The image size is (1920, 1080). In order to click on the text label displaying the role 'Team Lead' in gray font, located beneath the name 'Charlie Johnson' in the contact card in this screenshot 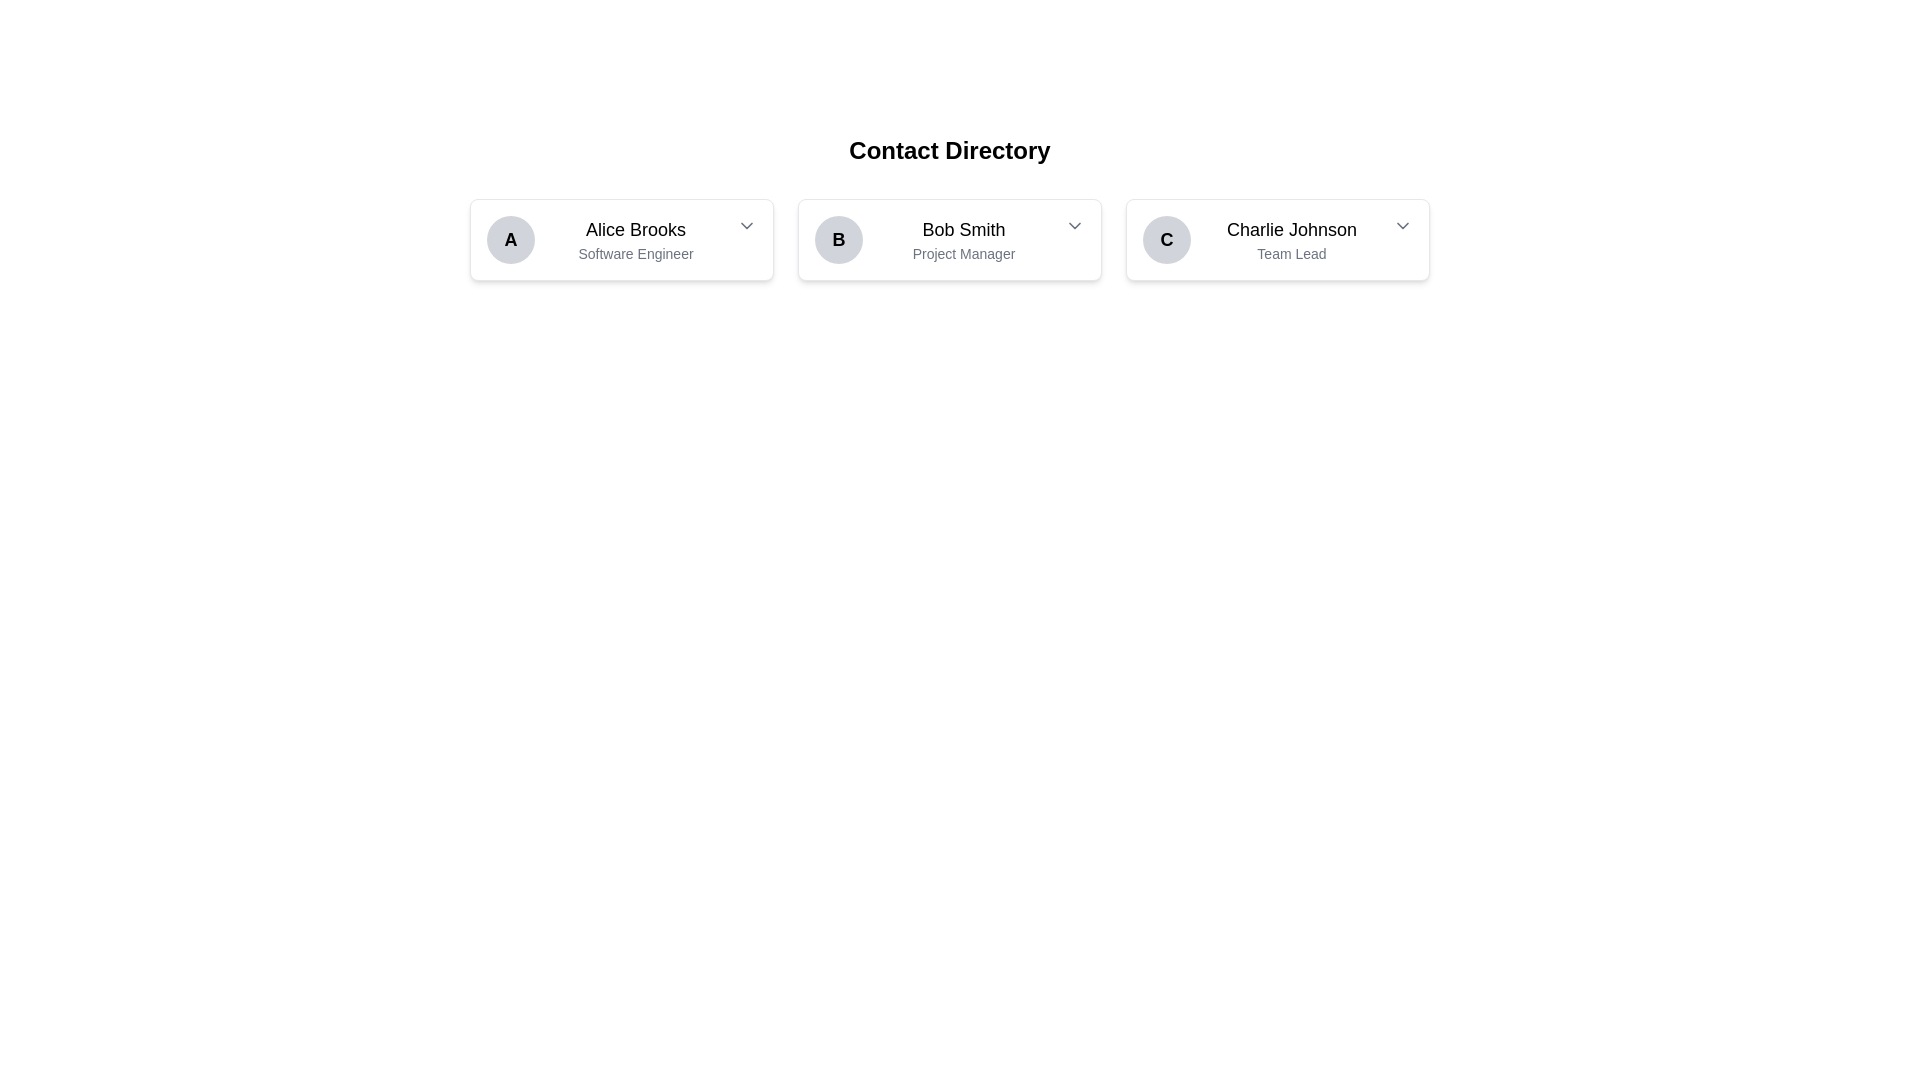, I will do `click(1291, 253)`.